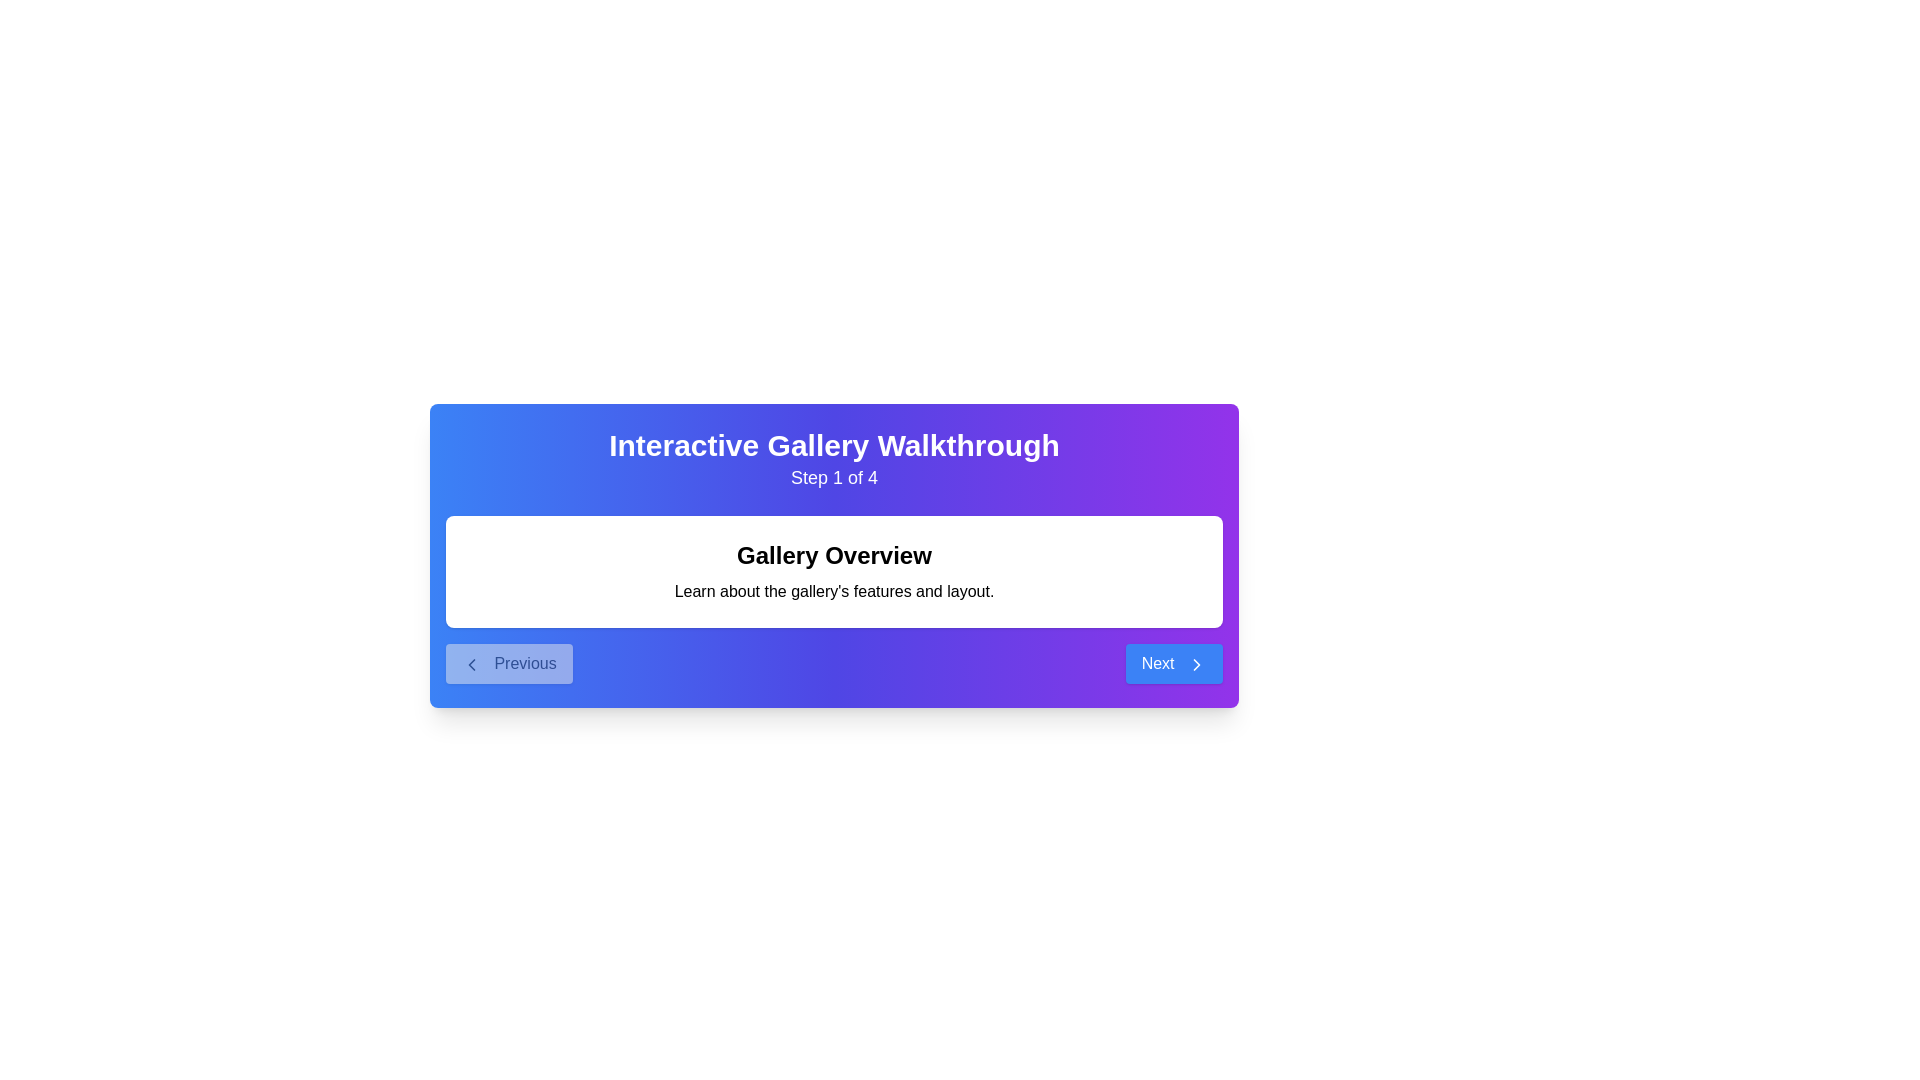  I want to click on the static text label providing additional information about the 'Gallery Overview' section, located beneath the heading within a rectangular white card, so click(834, 590).